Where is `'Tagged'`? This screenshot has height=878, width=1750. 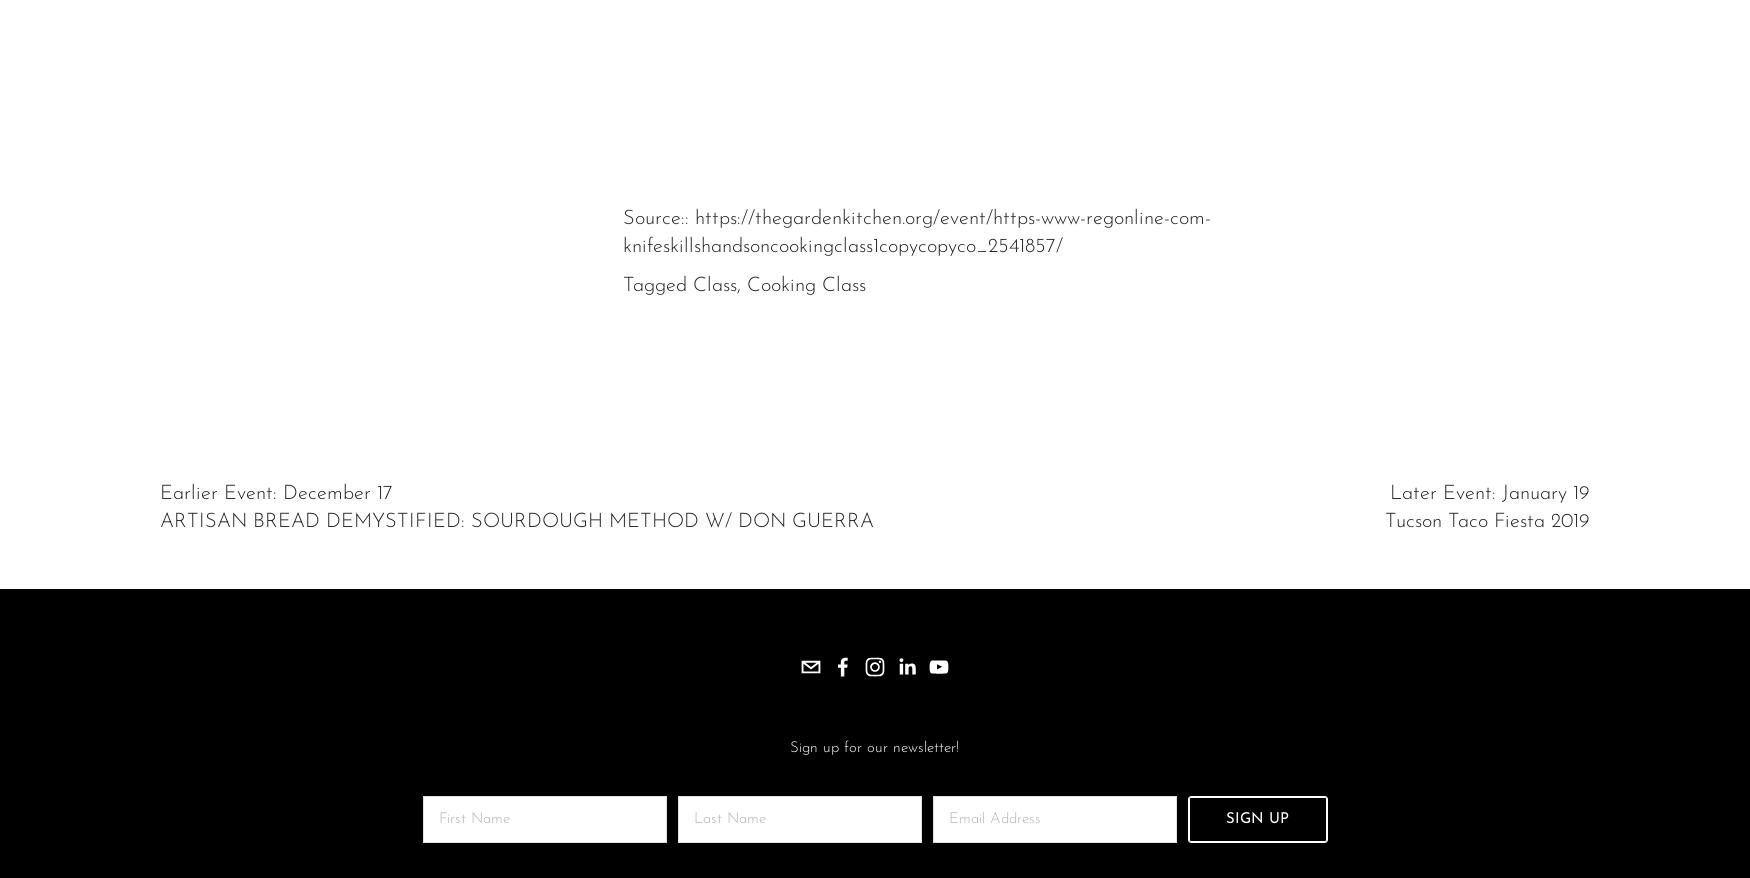
'Tagged' is located at coordinates (657, 283).